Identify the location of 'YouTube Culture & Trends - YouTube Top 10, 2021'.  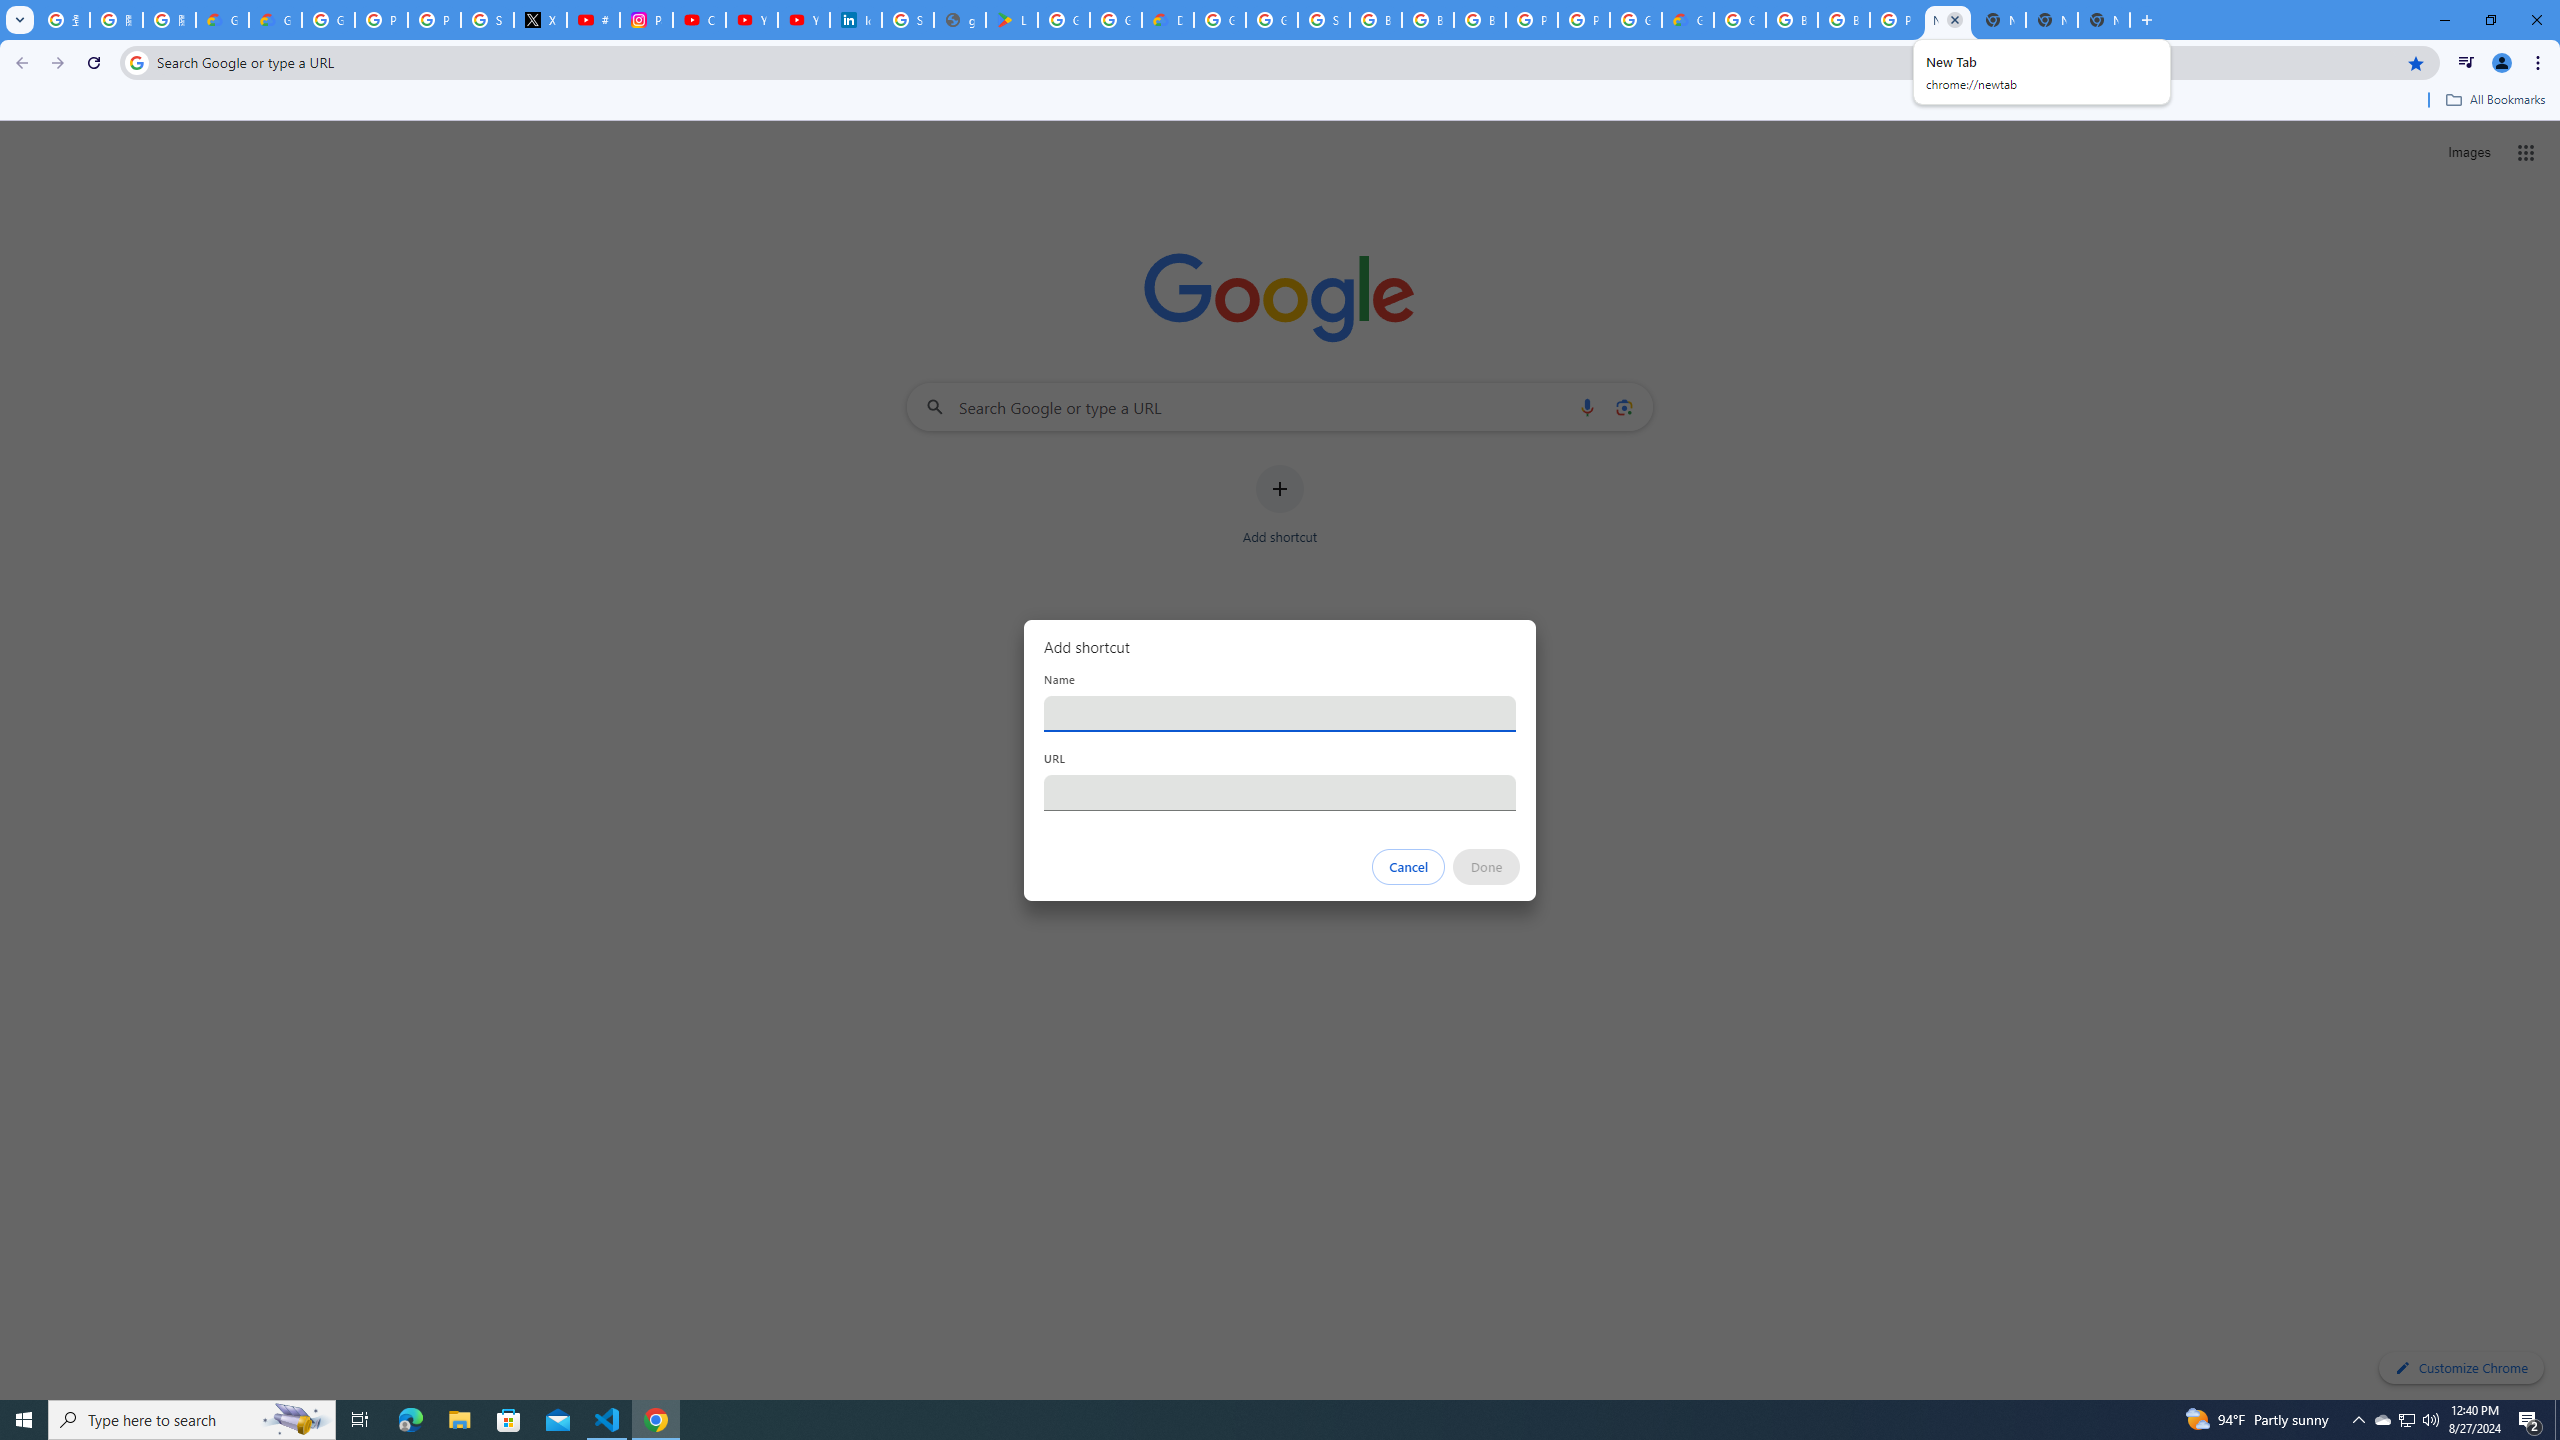
(803, 19).